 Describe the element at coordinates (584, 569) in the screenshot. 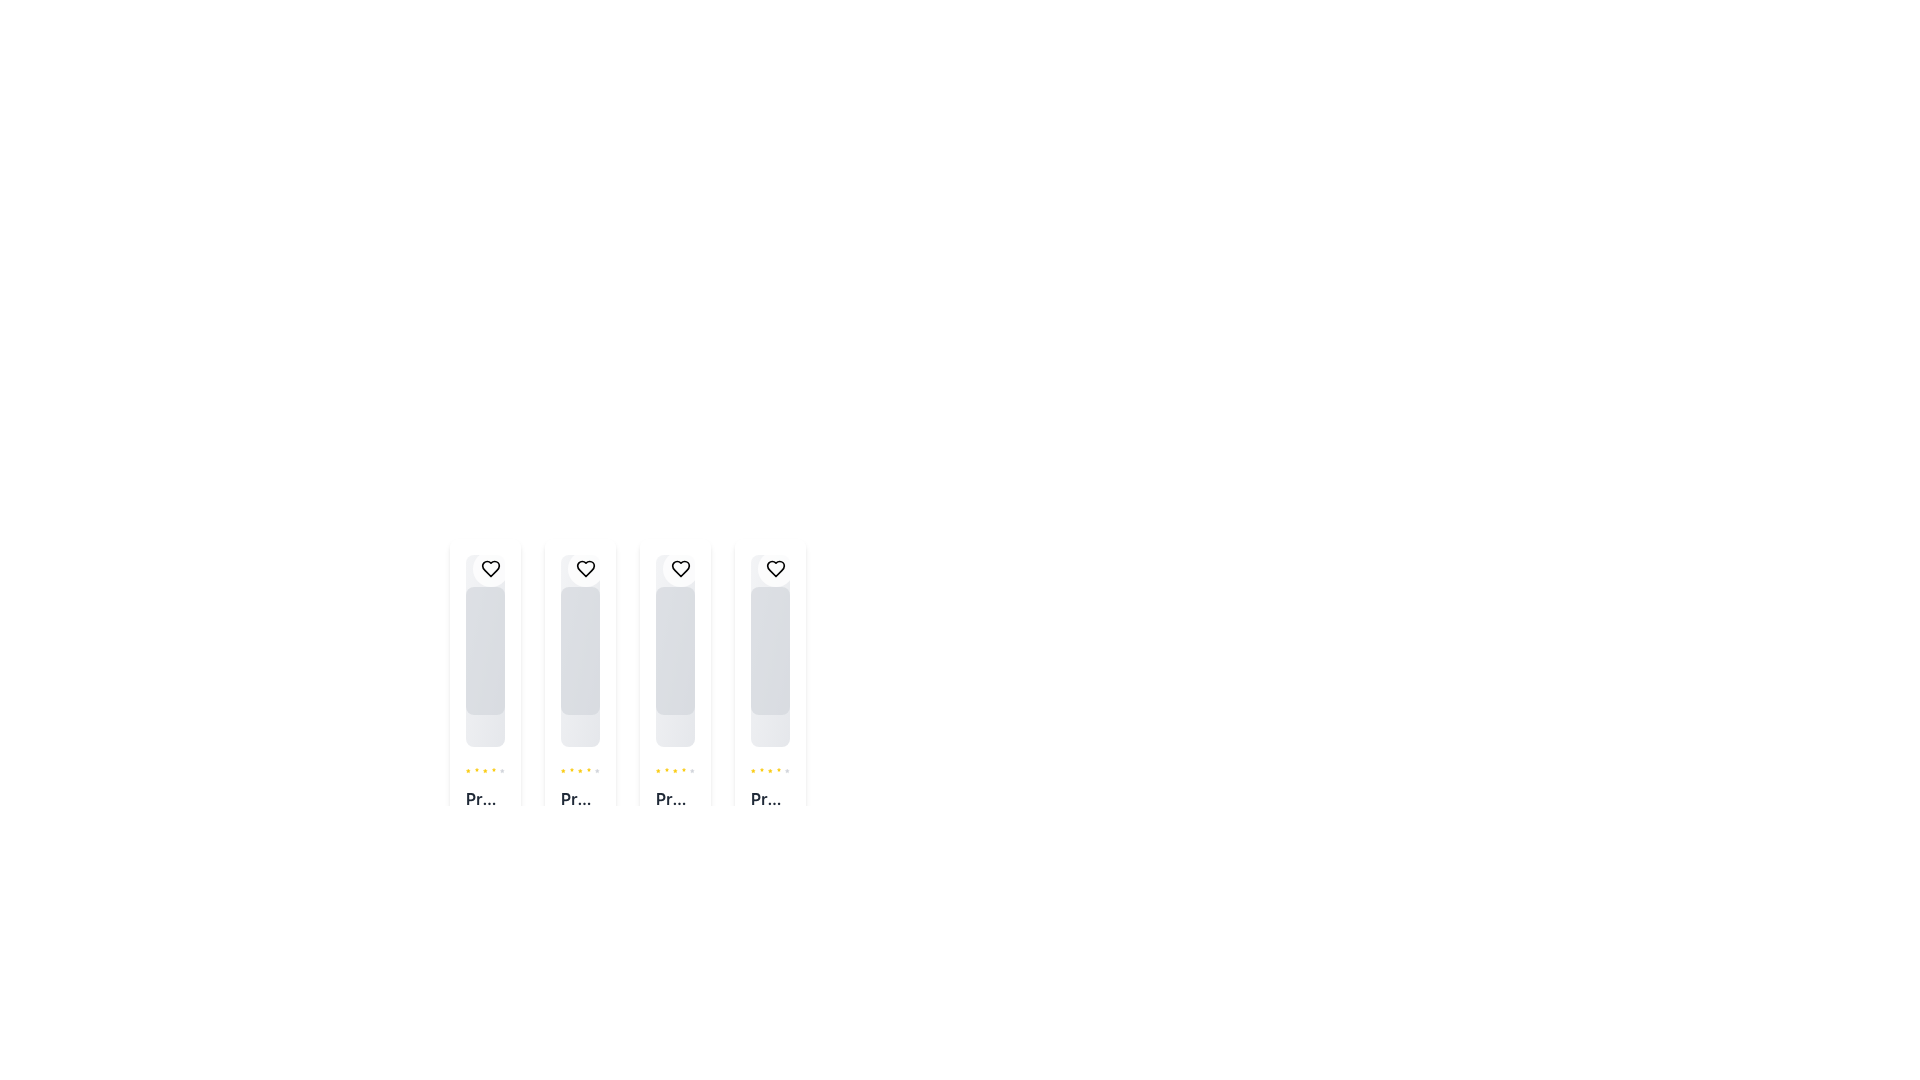

I see `the icon button located above the product representation in the second column of the grid` at that location.